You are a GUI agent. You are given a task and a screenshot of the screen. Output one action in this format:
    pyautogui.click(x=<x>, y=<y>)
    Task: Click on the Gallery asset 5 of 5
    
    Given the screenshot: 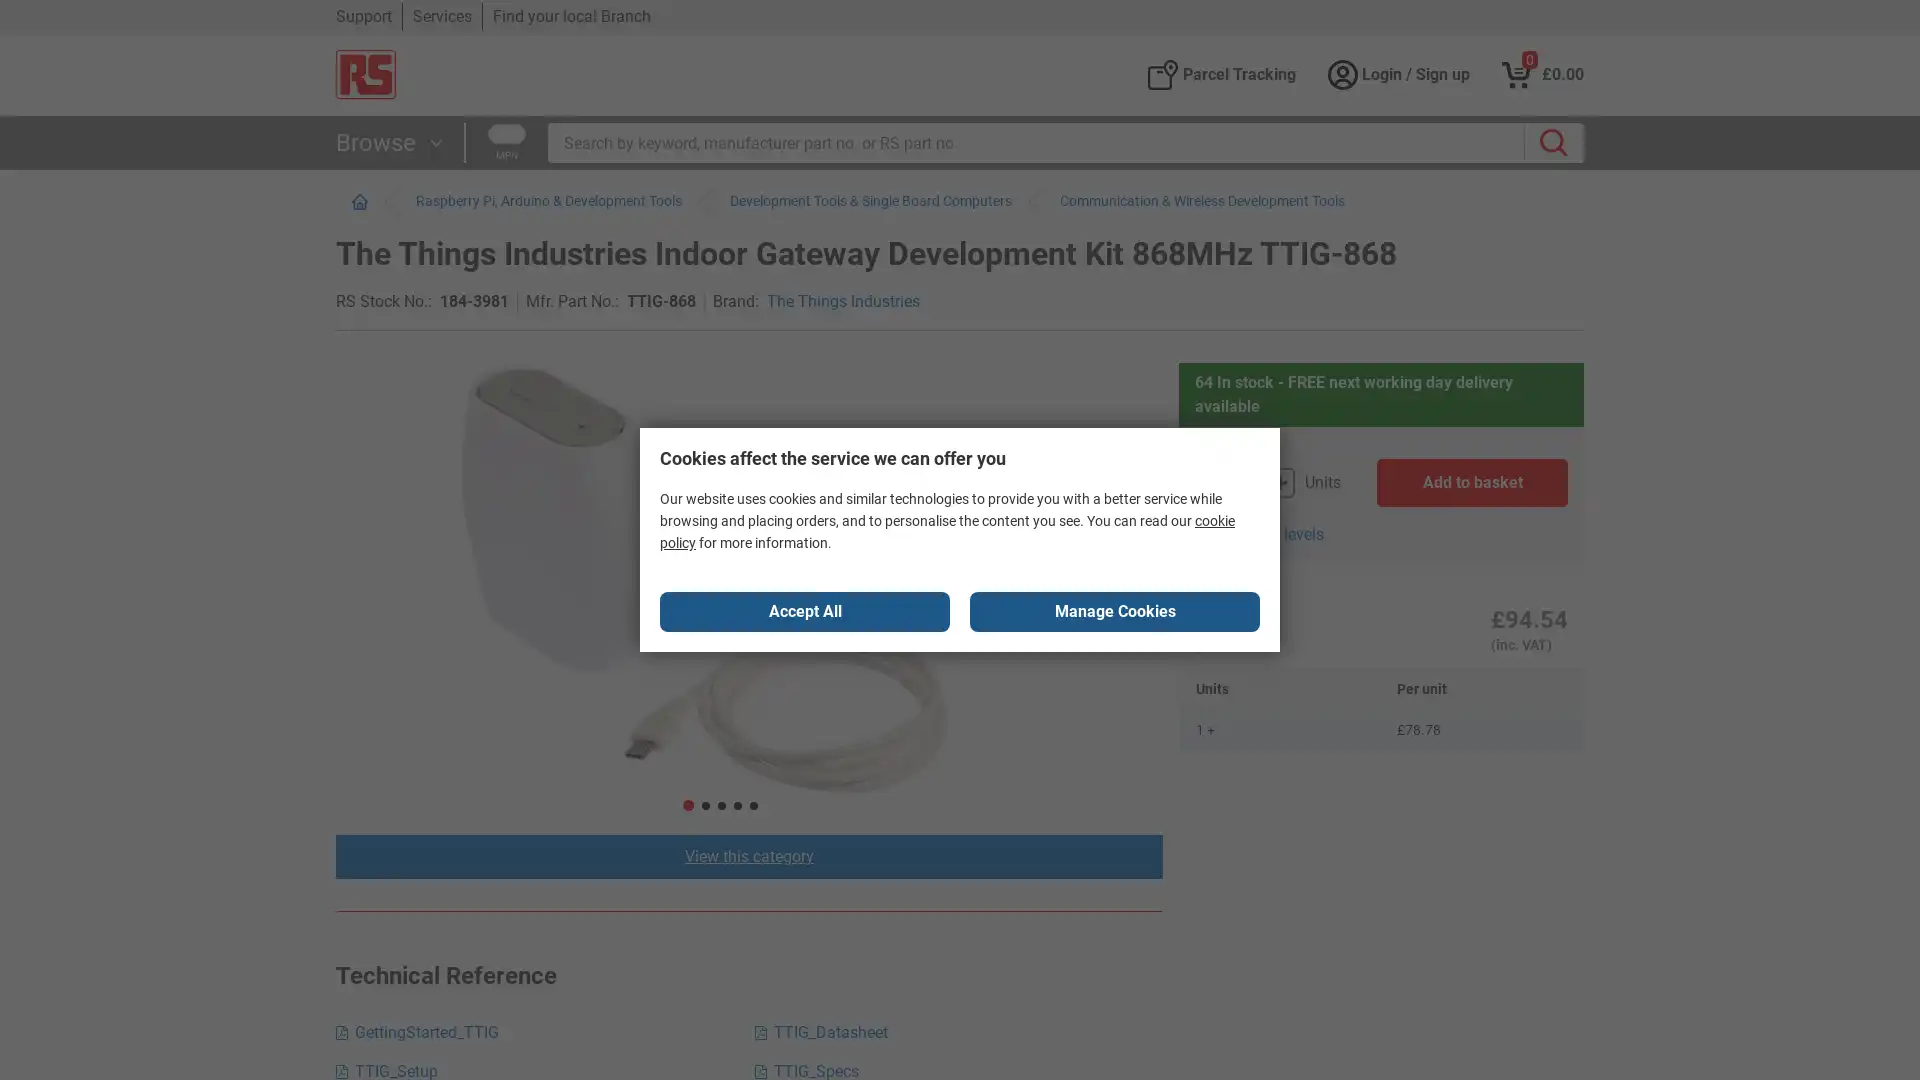 What is the action you would take?
    pyautogui.click(x=392, y=825)
    